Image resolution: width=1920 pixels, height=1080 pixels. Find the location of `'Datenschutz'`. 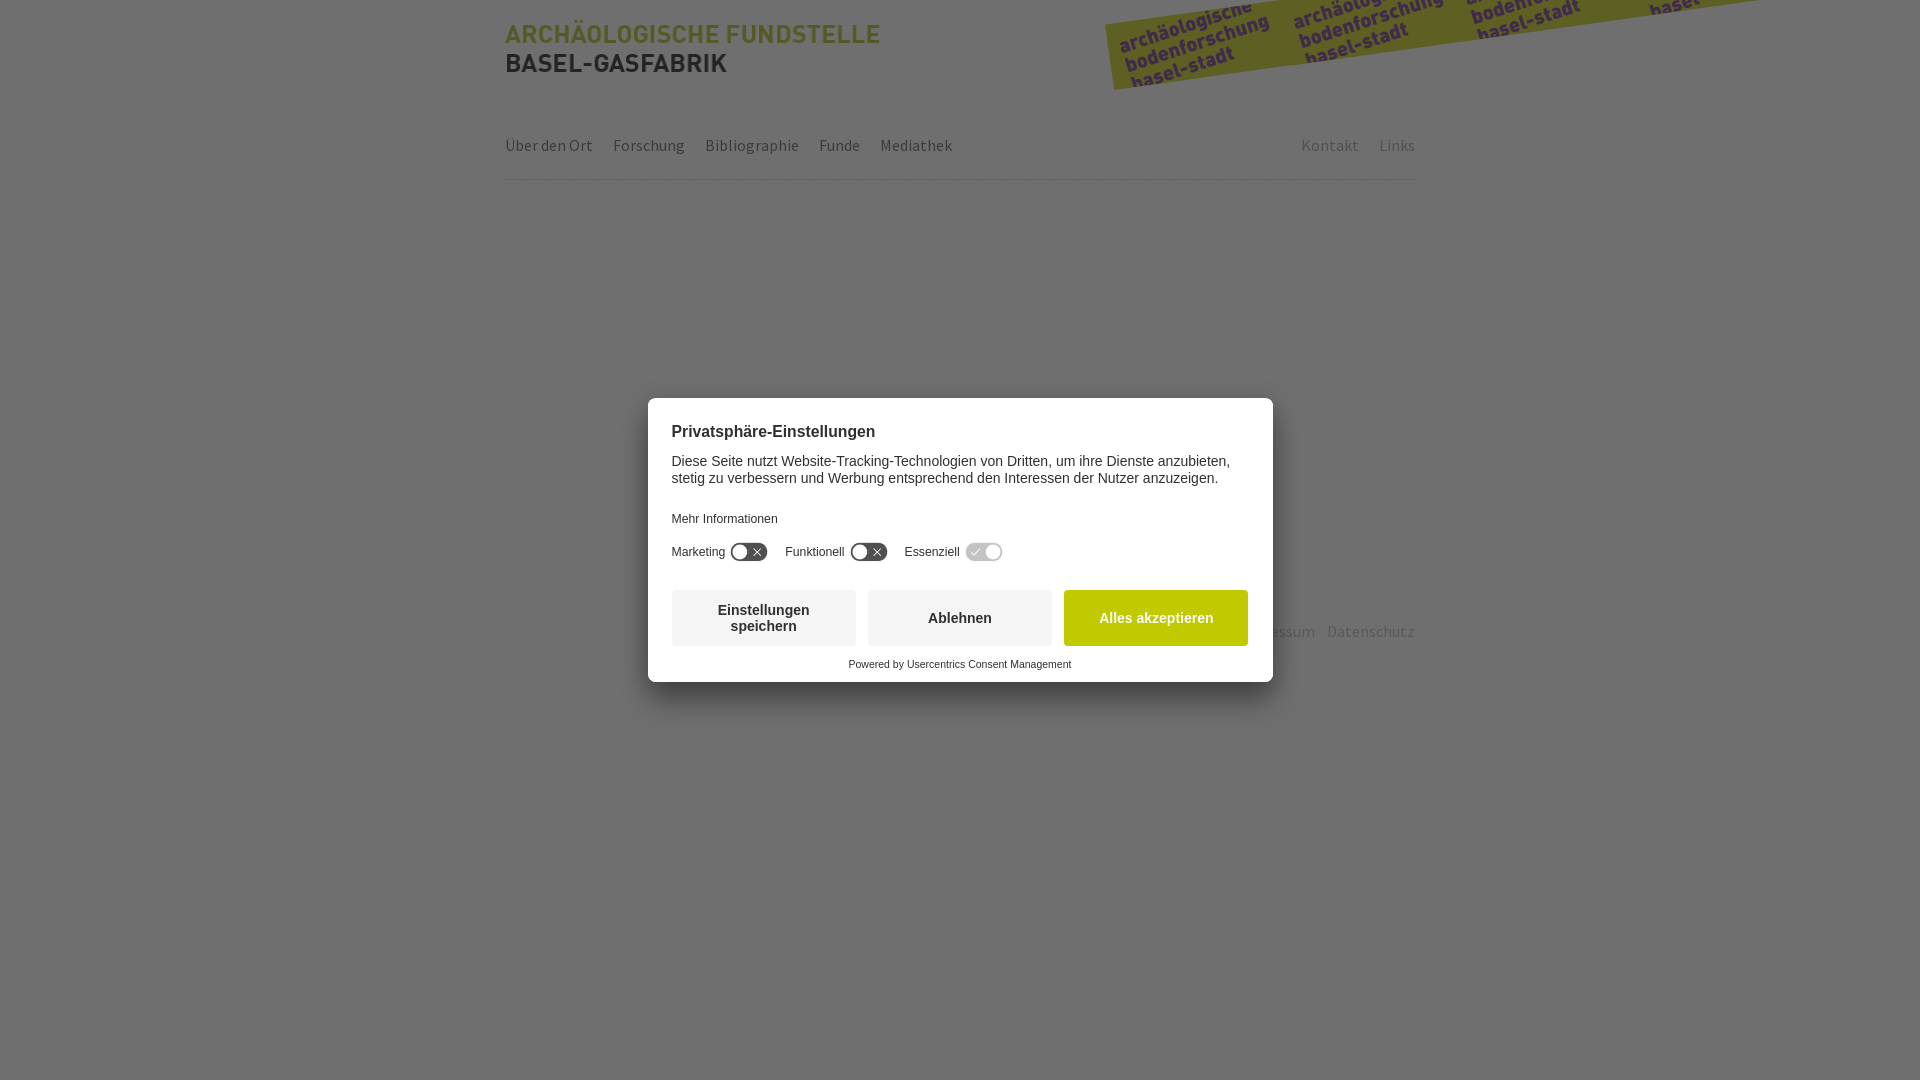

'Datenschutz' is located at coordinates (1370, 631).